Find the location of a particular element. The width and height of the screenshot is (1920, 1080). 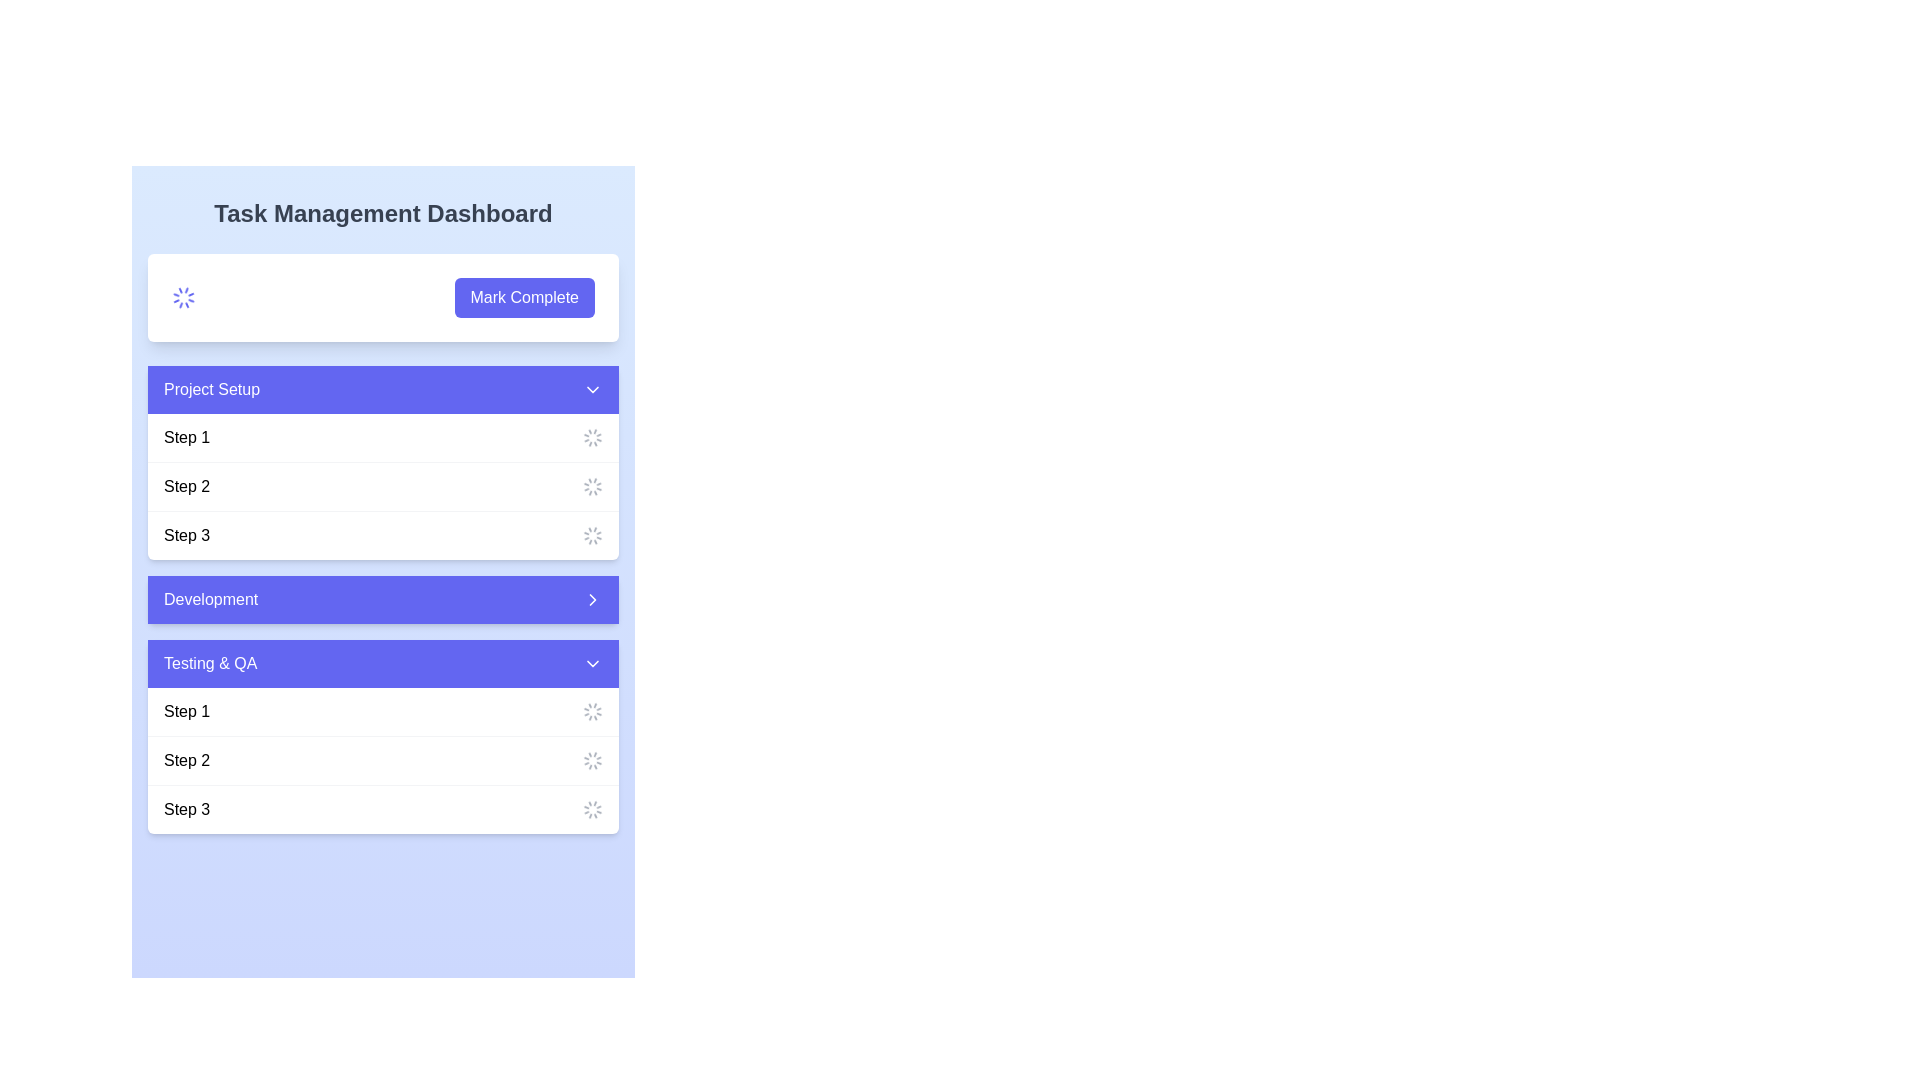

the downward-facing chevron icon in the 'Project Setup' header is located at coordinates (592, 389).